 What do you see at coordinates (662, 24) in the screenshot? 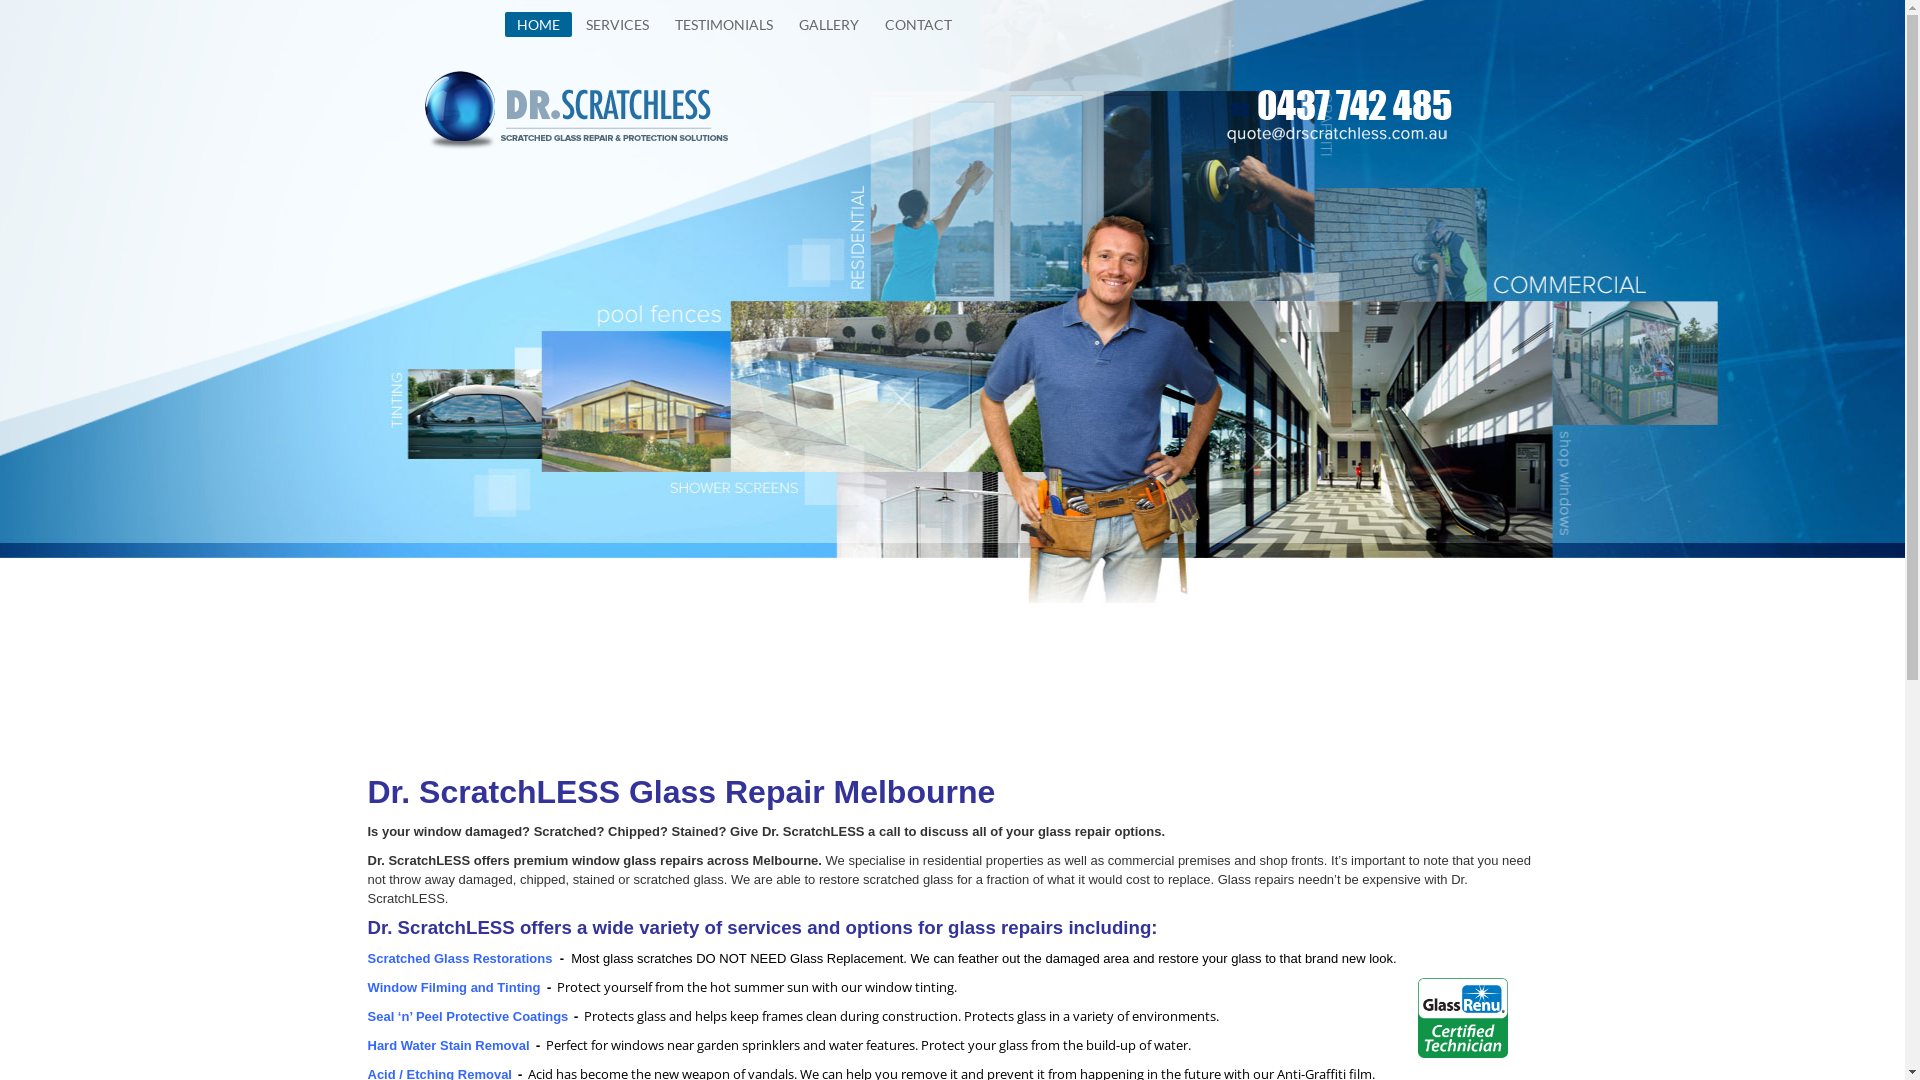
I see `'TESTIMONIALS'` at bounding box center [662, 24].